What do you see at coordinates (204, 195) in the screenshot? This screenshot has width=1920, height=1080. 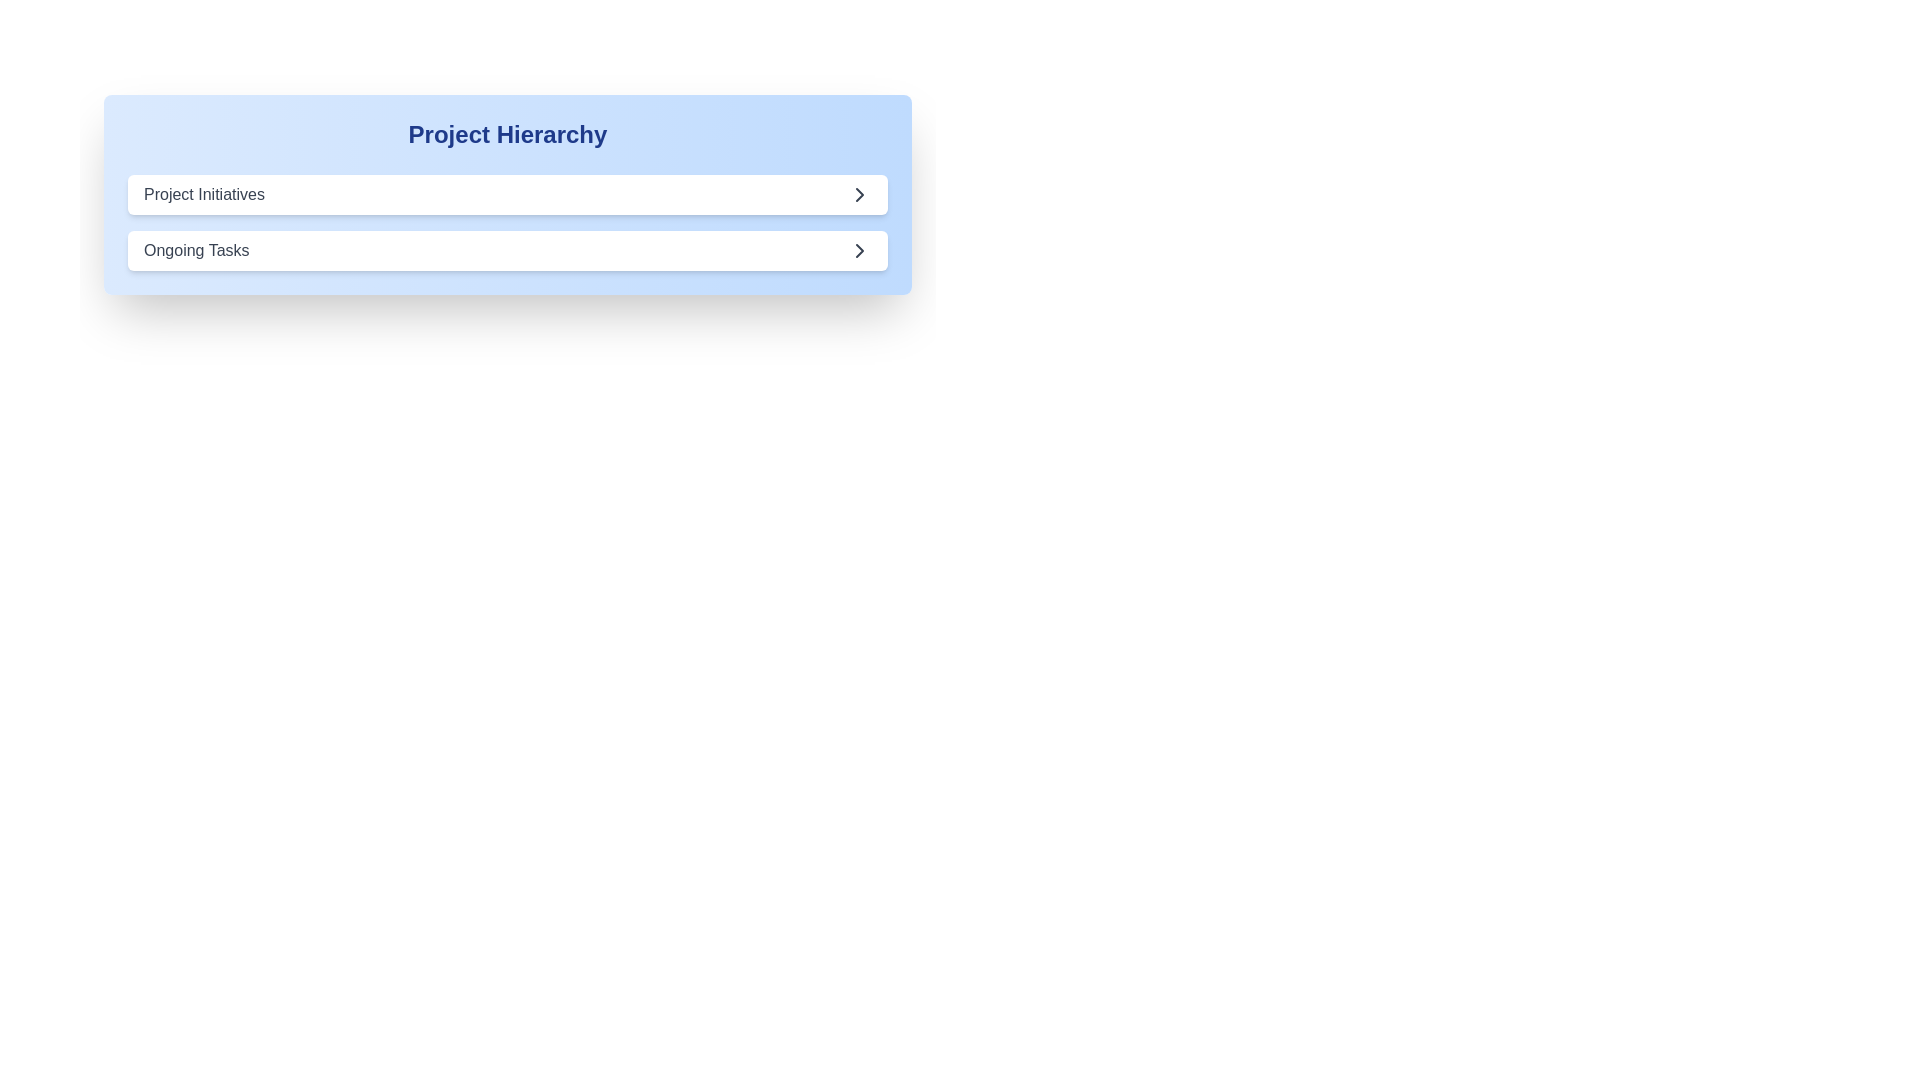 I see `the text label displaying 'Project Initiatives'` at bounding box center [204, 195].